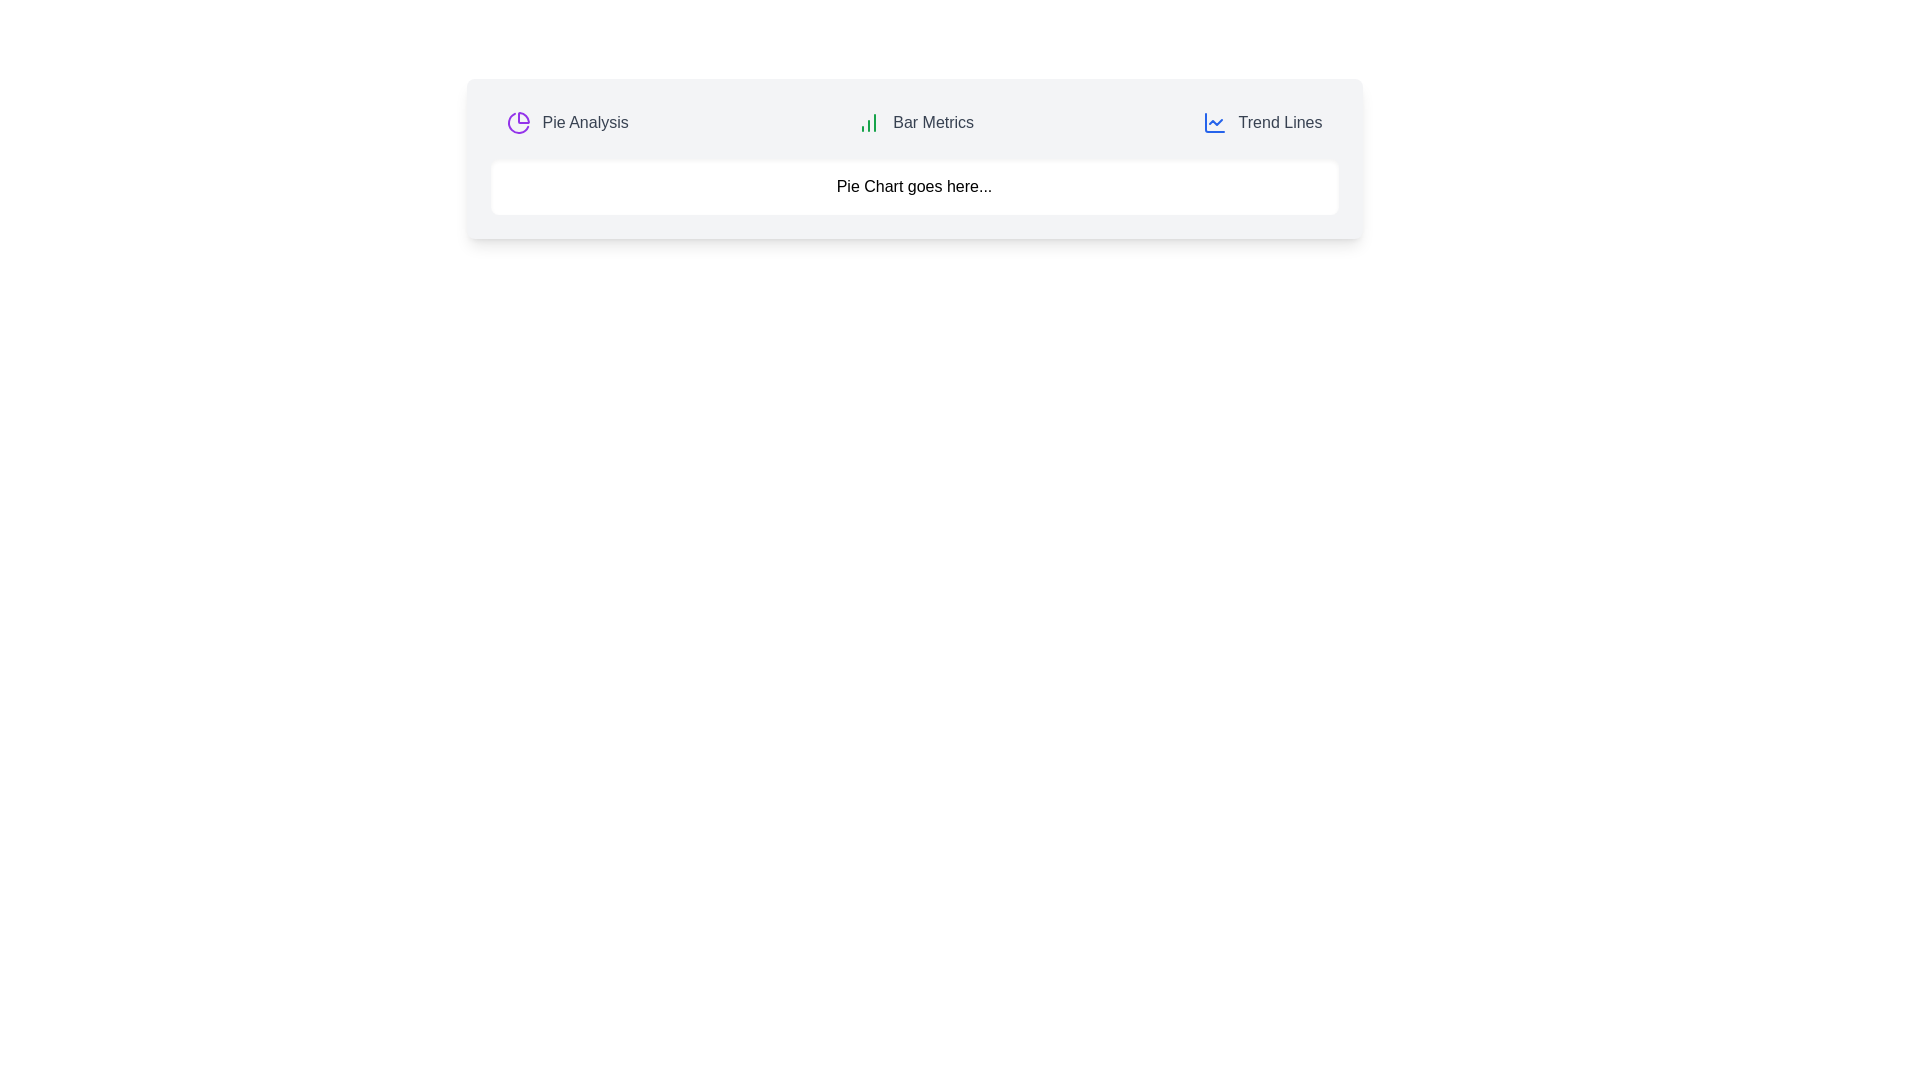 The width and height of the screenshot is (1920, 1080). I want to click on the tab labeled Bar Metrics to view its hover effect, so click(914, 123).